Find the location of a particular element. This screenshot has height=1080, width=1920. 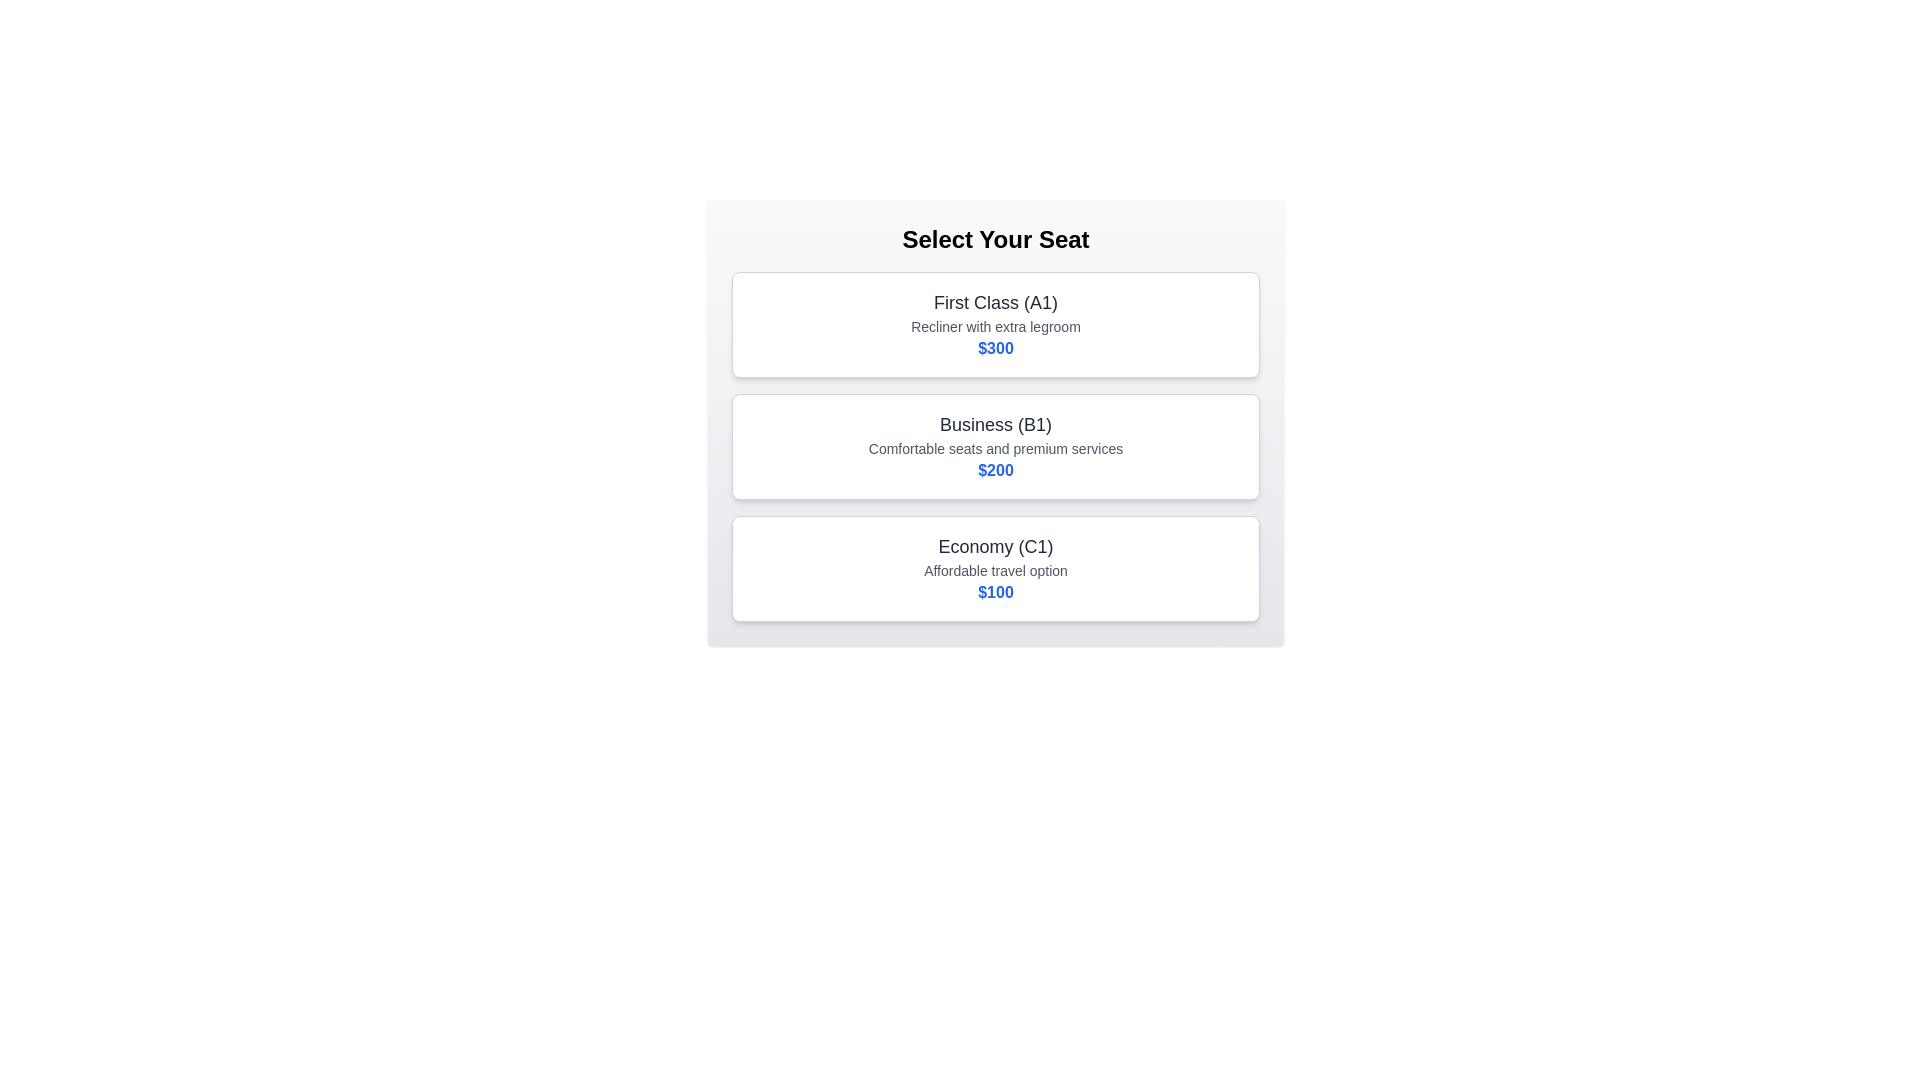

the vertically stacked list of selection options for travel classes located below the heading 'Select Your Seat' is located at coordinates (996, 446).